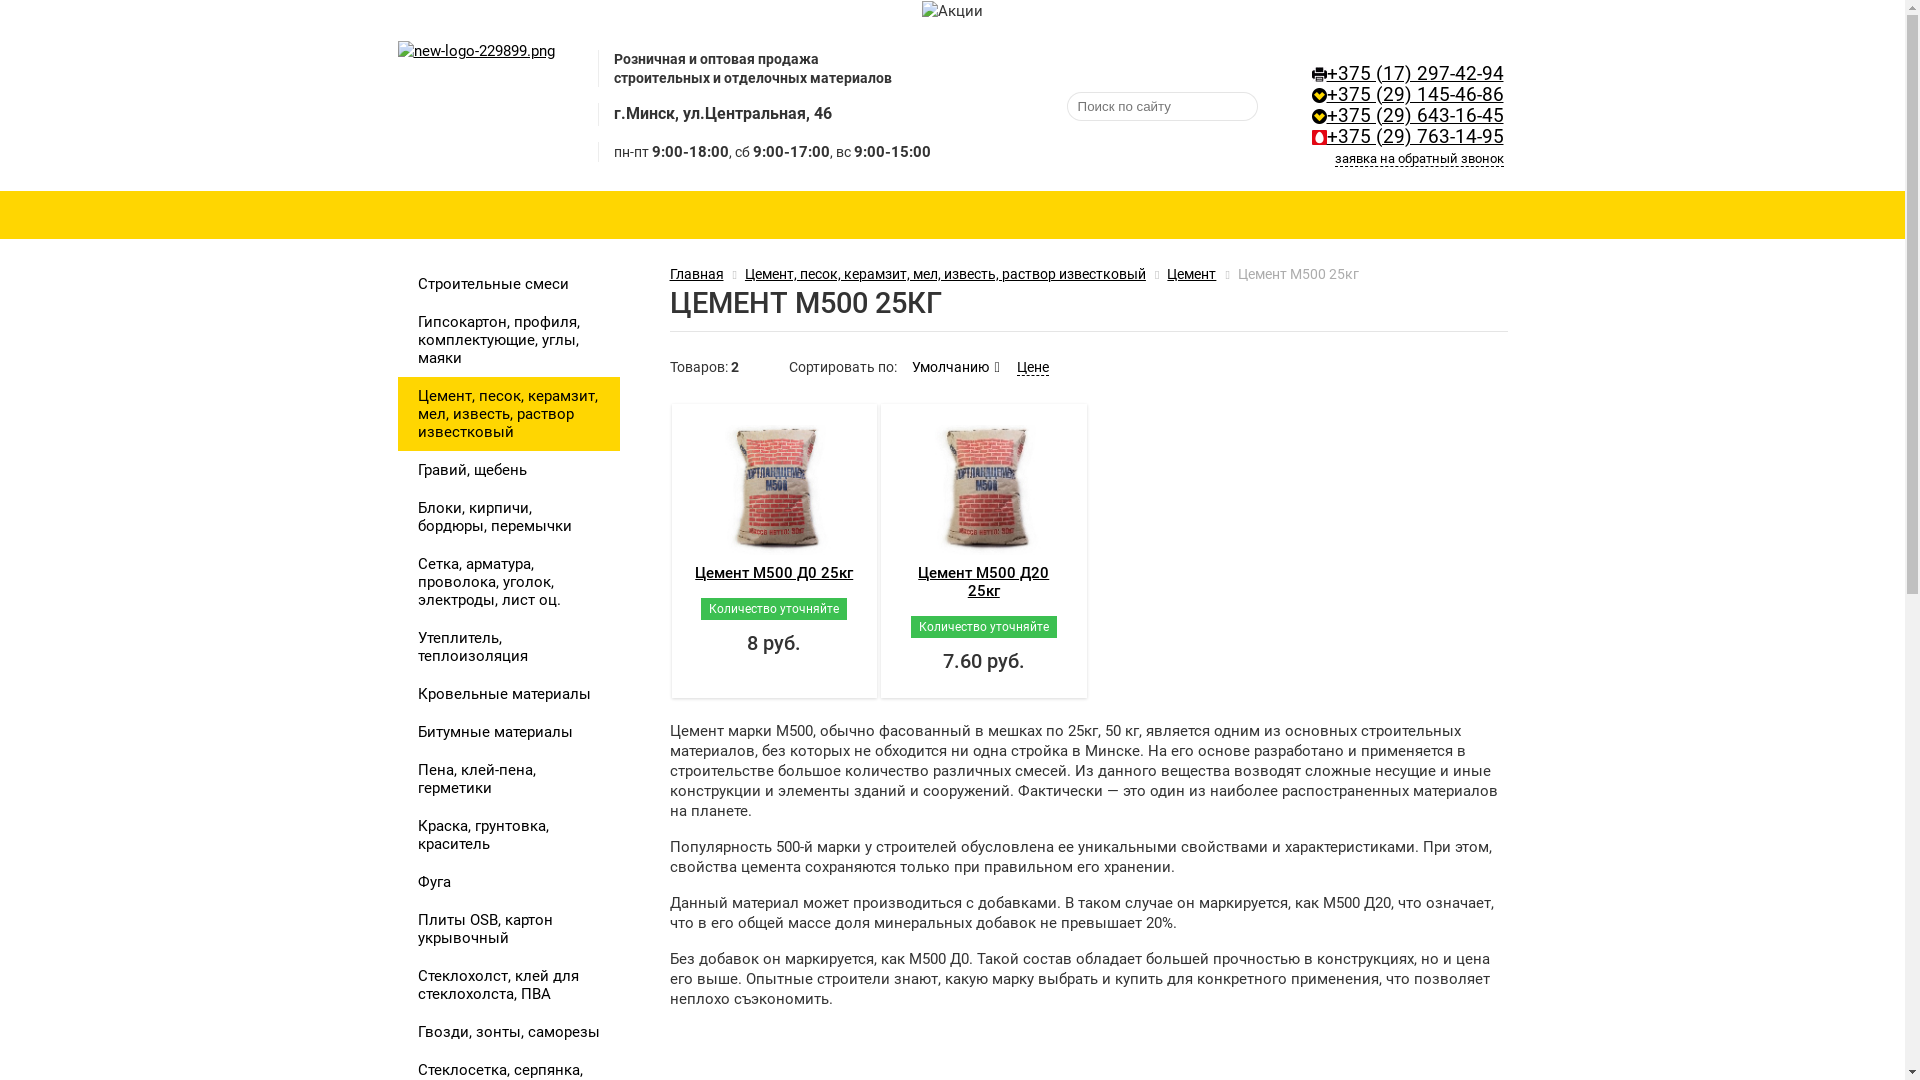 The height and width of the screenshot is (1080, 1920). What do you see at coordinates (1413, 95) in the screenshot?
I see `'+375 (29) 145-46-86'` at bounding box center [1413, 95].